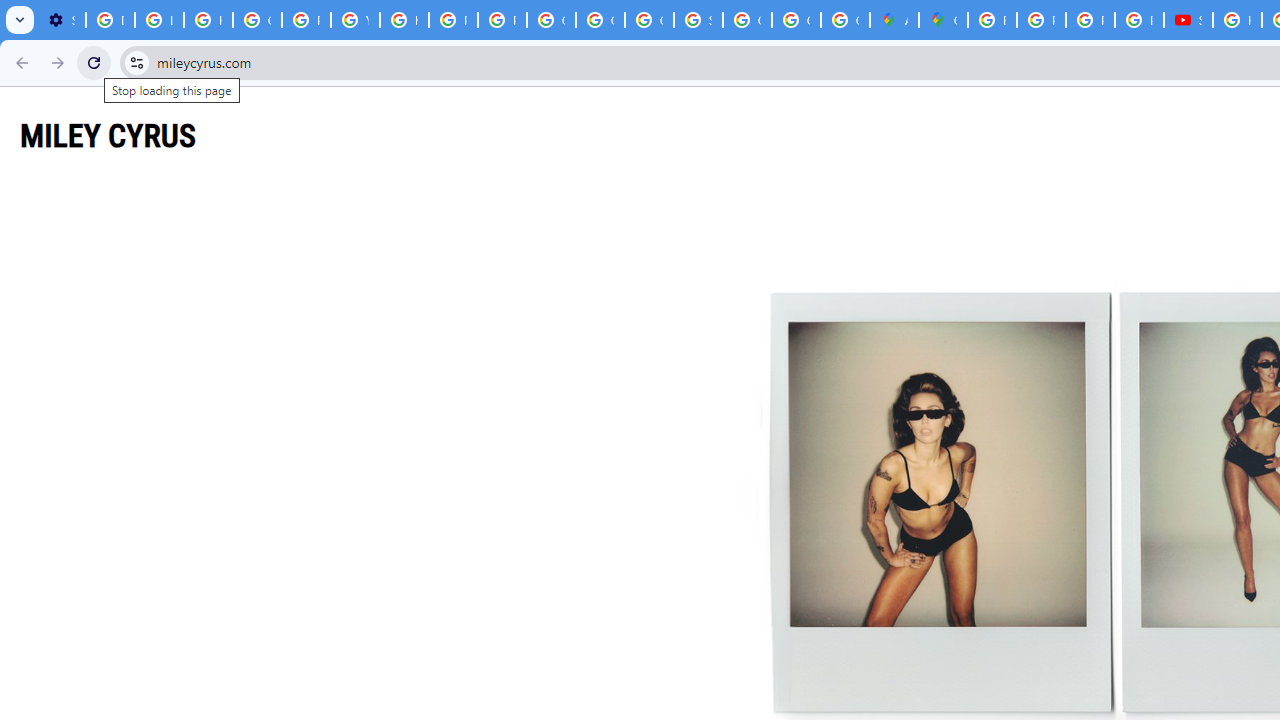  Describe the element at coordinates (942, 20) in the screenshot. I see `'Google Maps'` at that location.